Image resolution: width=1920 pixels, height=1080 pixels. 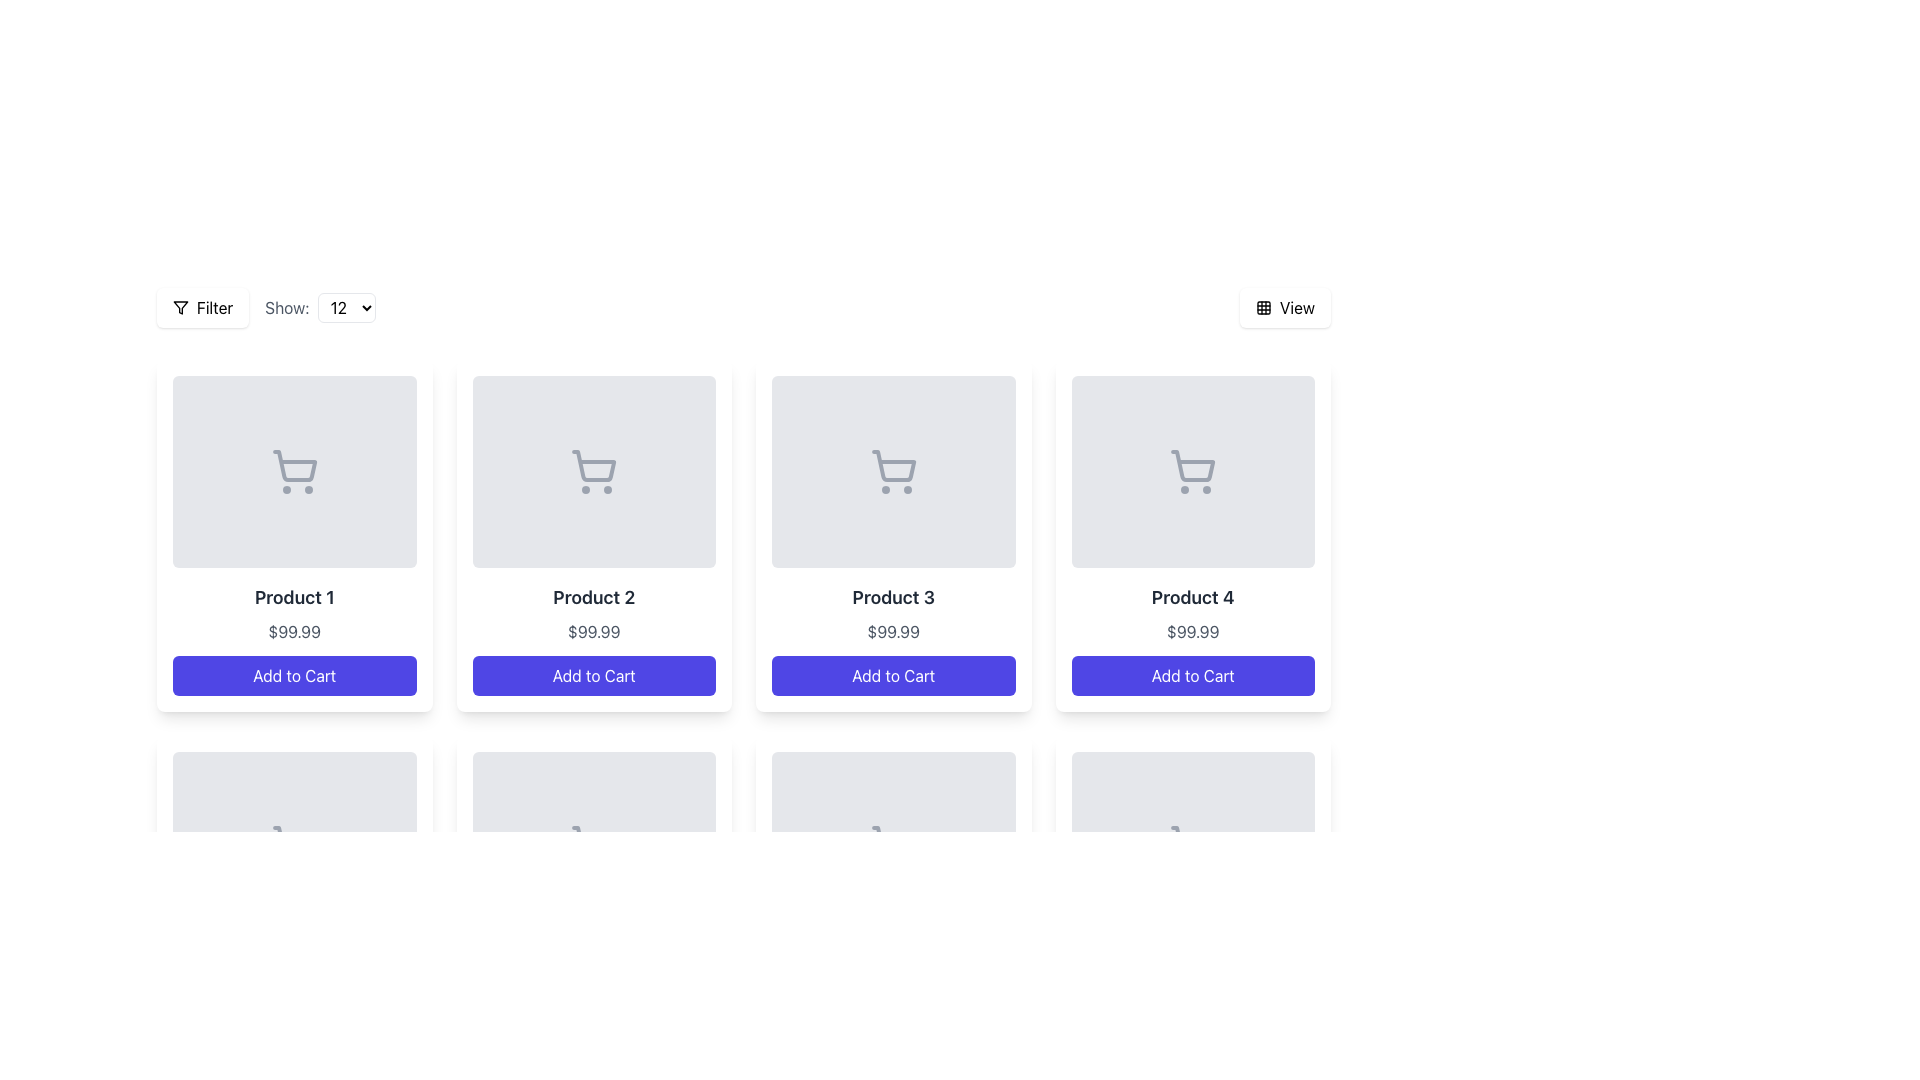 What do you see at coordinates (215, 308) in the screenshot?
I see `text label of the filtering button located near the upper-left corner of the interface to understand its function` at bounding box center [215, 308].